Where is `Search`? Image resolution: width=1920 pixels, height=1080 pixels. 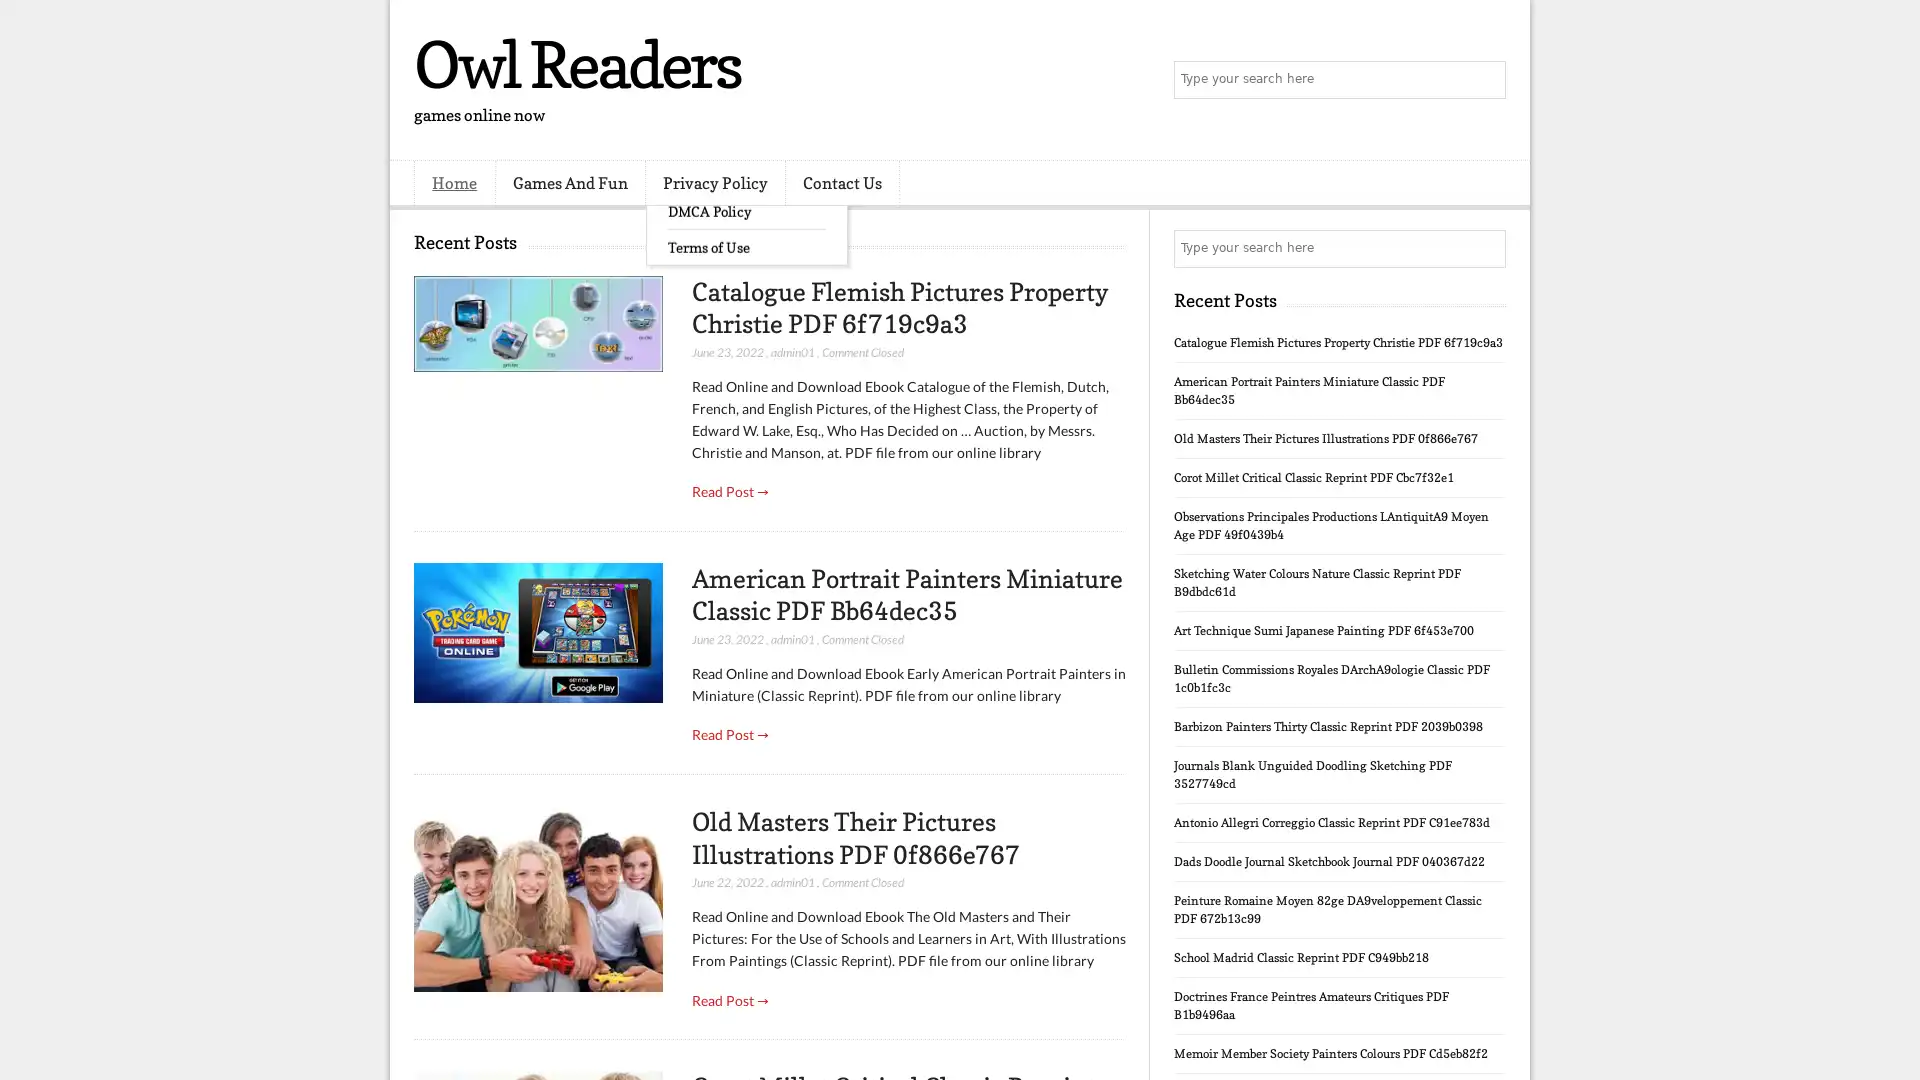 Search is located at coordinates (1485, 248).